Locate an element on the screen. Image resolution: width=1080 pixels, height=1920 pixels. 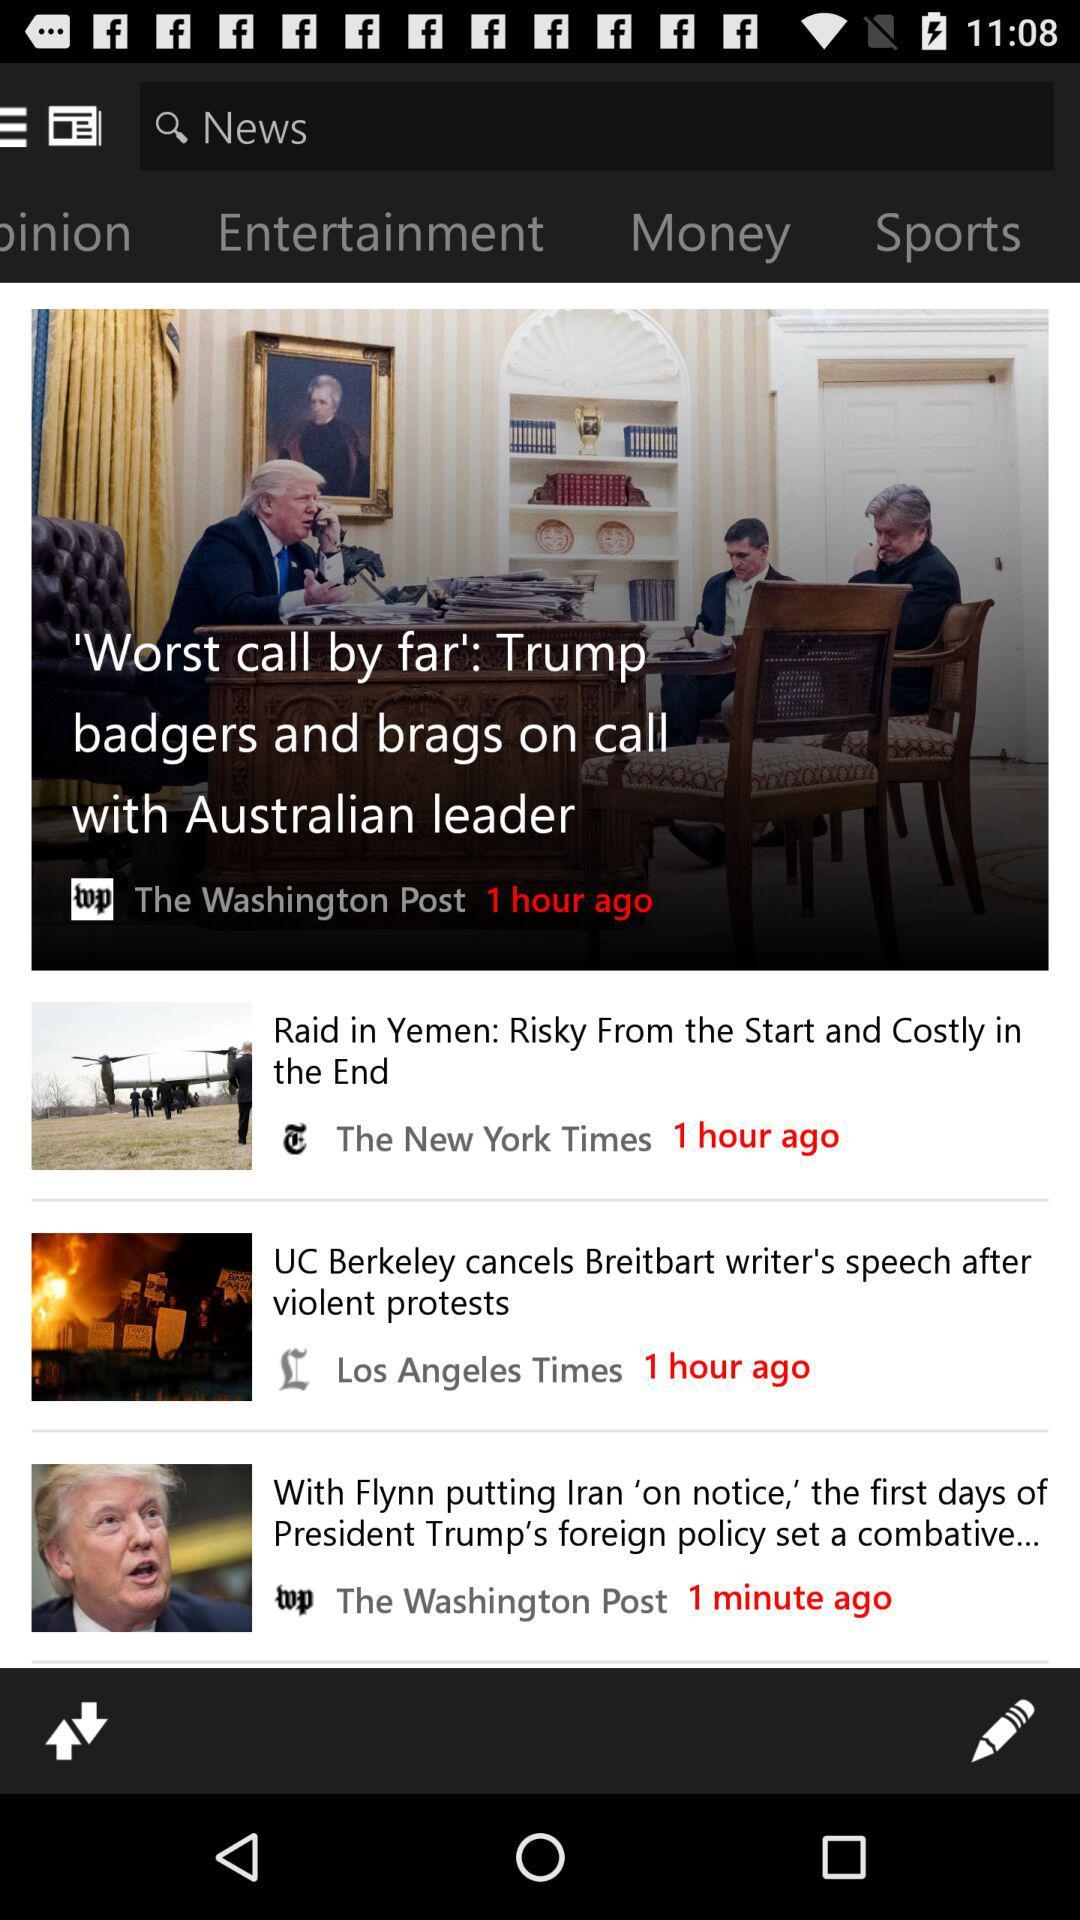
the item next to money icon is located at coordinates (963, 235).